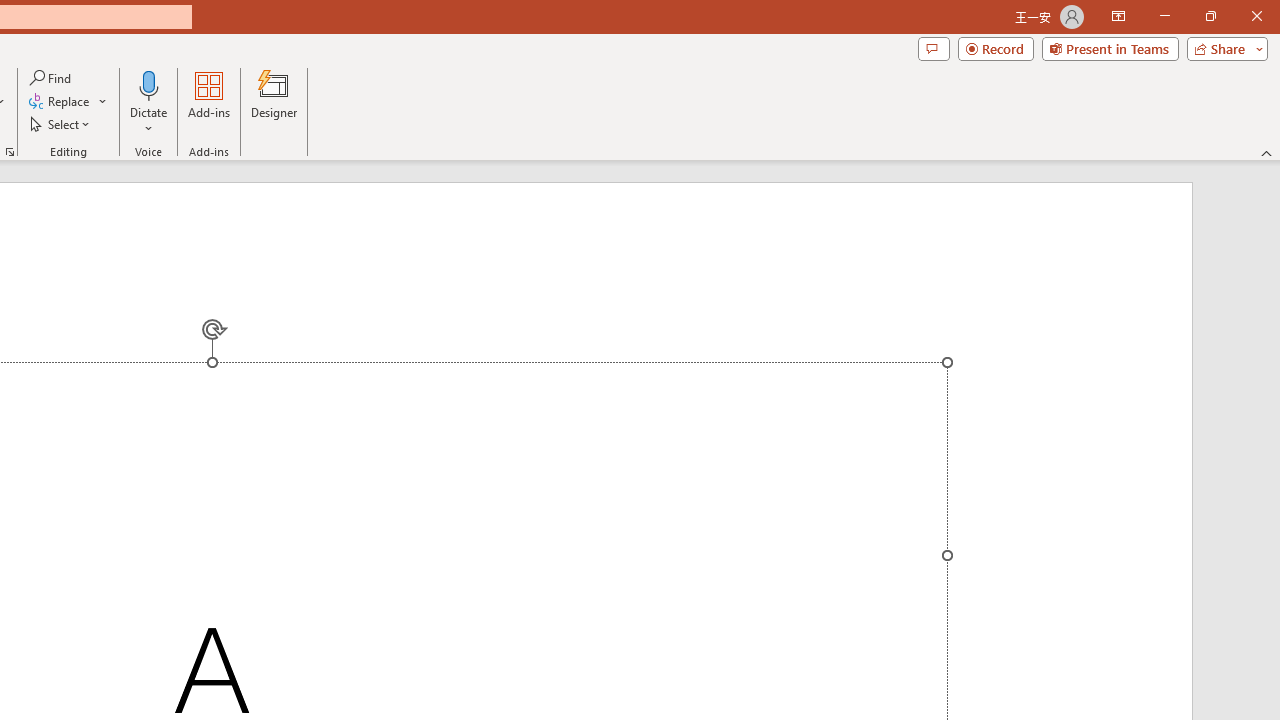 The image size is (1280, 720). What do you see at coordinates (932, 47) in the screenshot?
I see `'Comments'` at bounding box center [932, 47].